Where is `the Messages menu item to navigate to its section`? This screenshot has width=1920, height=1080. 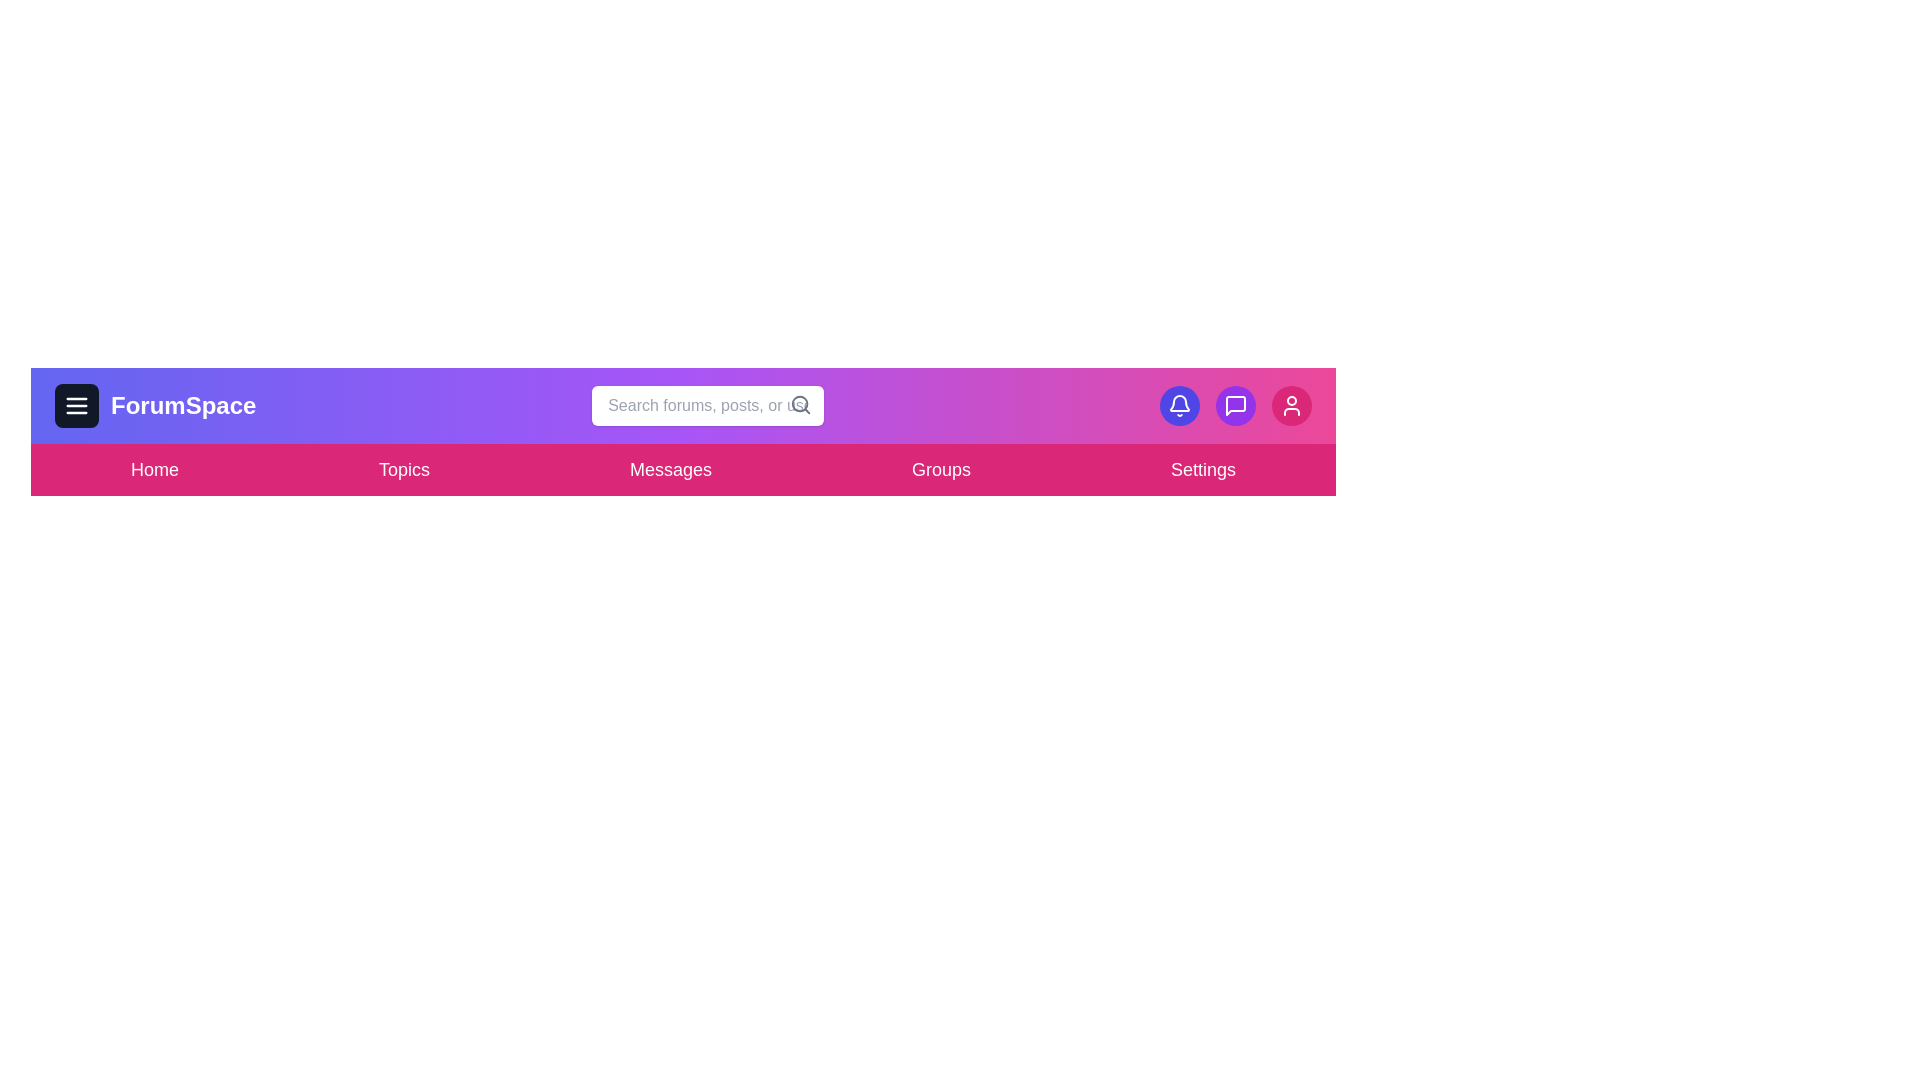
the Messages menu item to navigate to its section is located at coordinates (671, 470).